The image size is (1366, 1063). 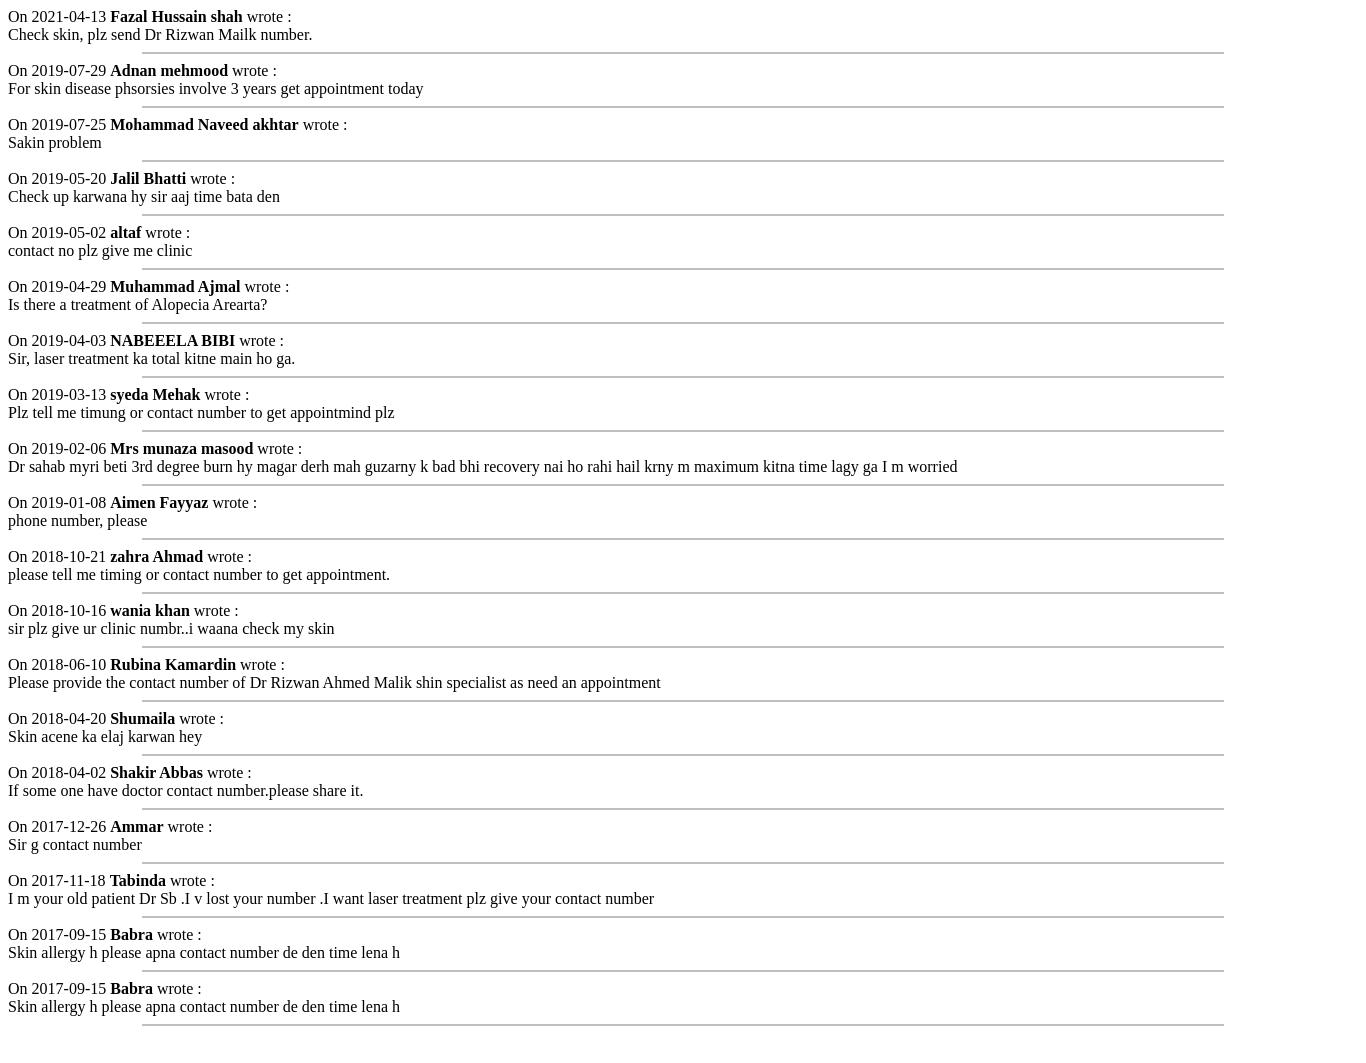 What do you see at coordinates (180, 447) in the screenshot?
I see `'Mrs munaza masood'` at bounding box center [180, 447].